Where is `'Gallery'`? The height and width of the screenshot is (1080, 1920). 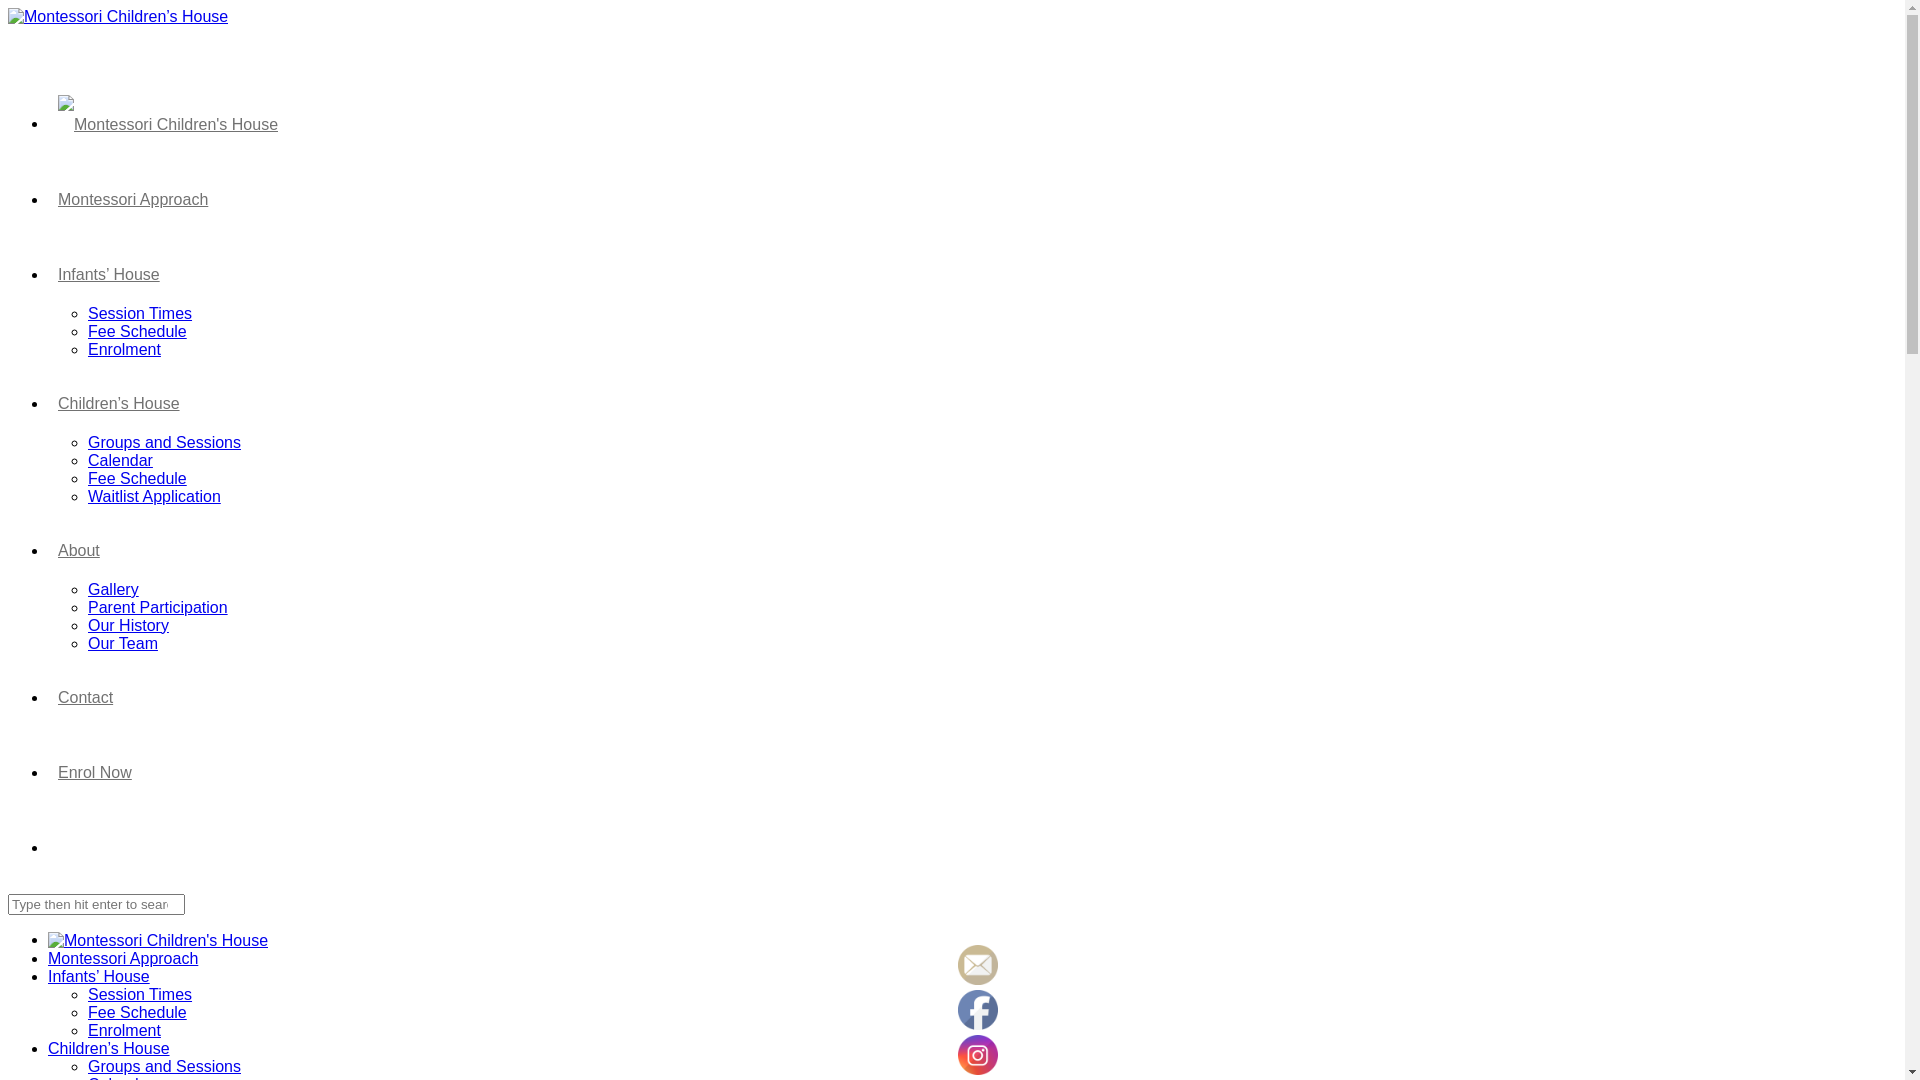
'Gallery' is located at coordinates (112, 588).